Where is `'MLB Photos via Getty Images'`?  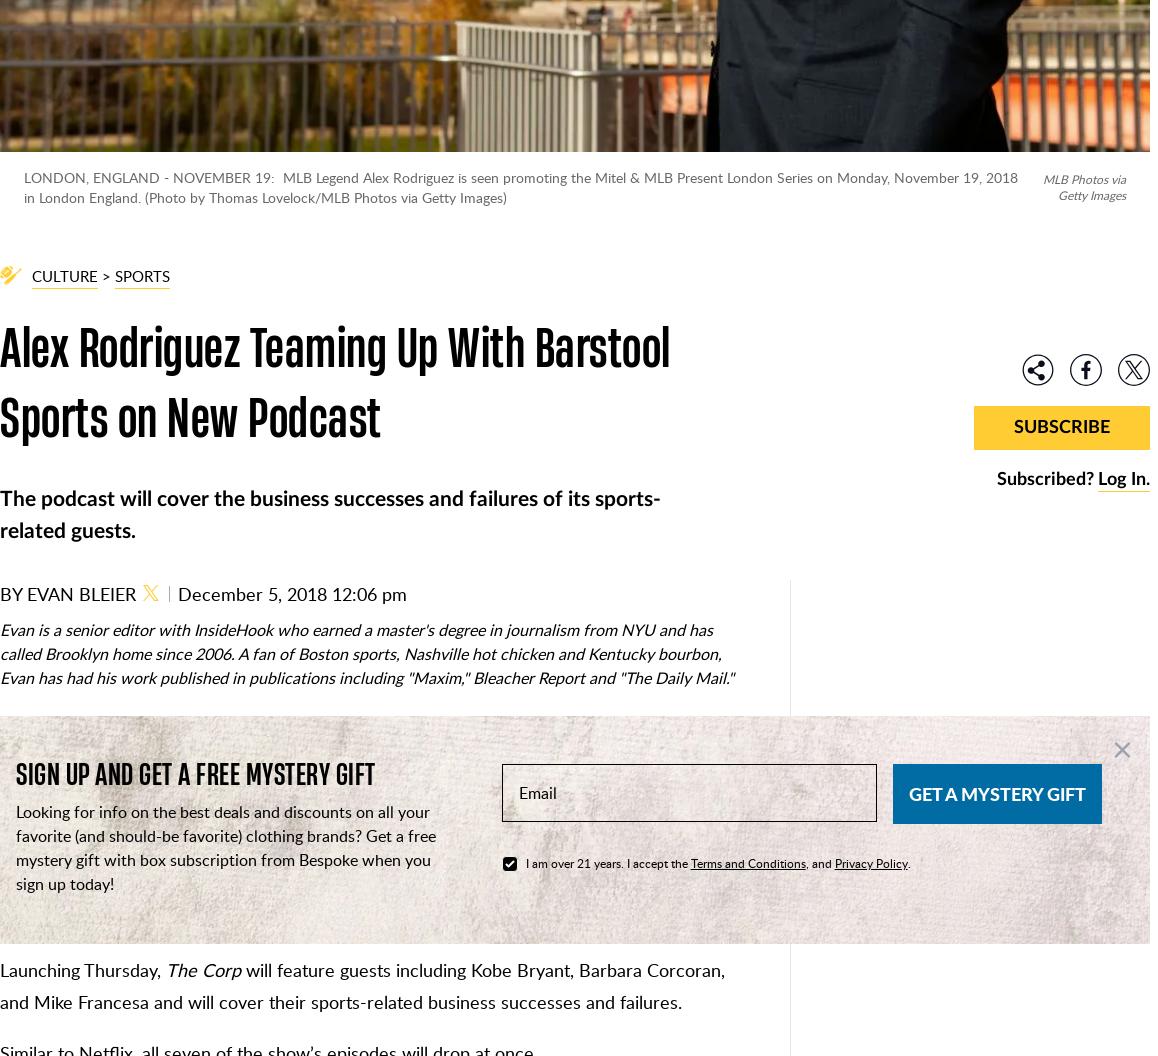 'MLB Photos via Getty Images' is located at coordinates (1083, 186).